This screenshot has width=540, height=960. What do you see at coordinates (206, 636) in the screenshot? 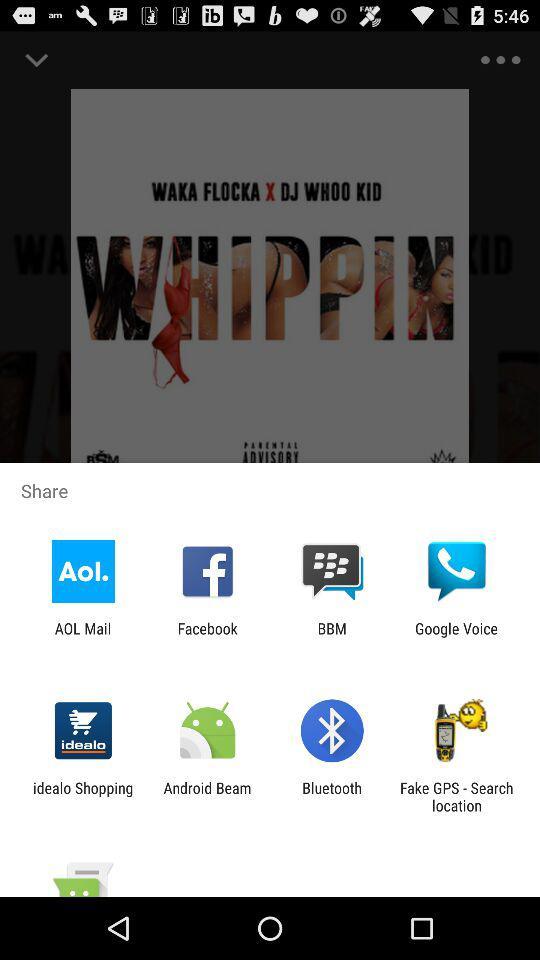
I see `the facebook icon` at bounding box center [206, 636].